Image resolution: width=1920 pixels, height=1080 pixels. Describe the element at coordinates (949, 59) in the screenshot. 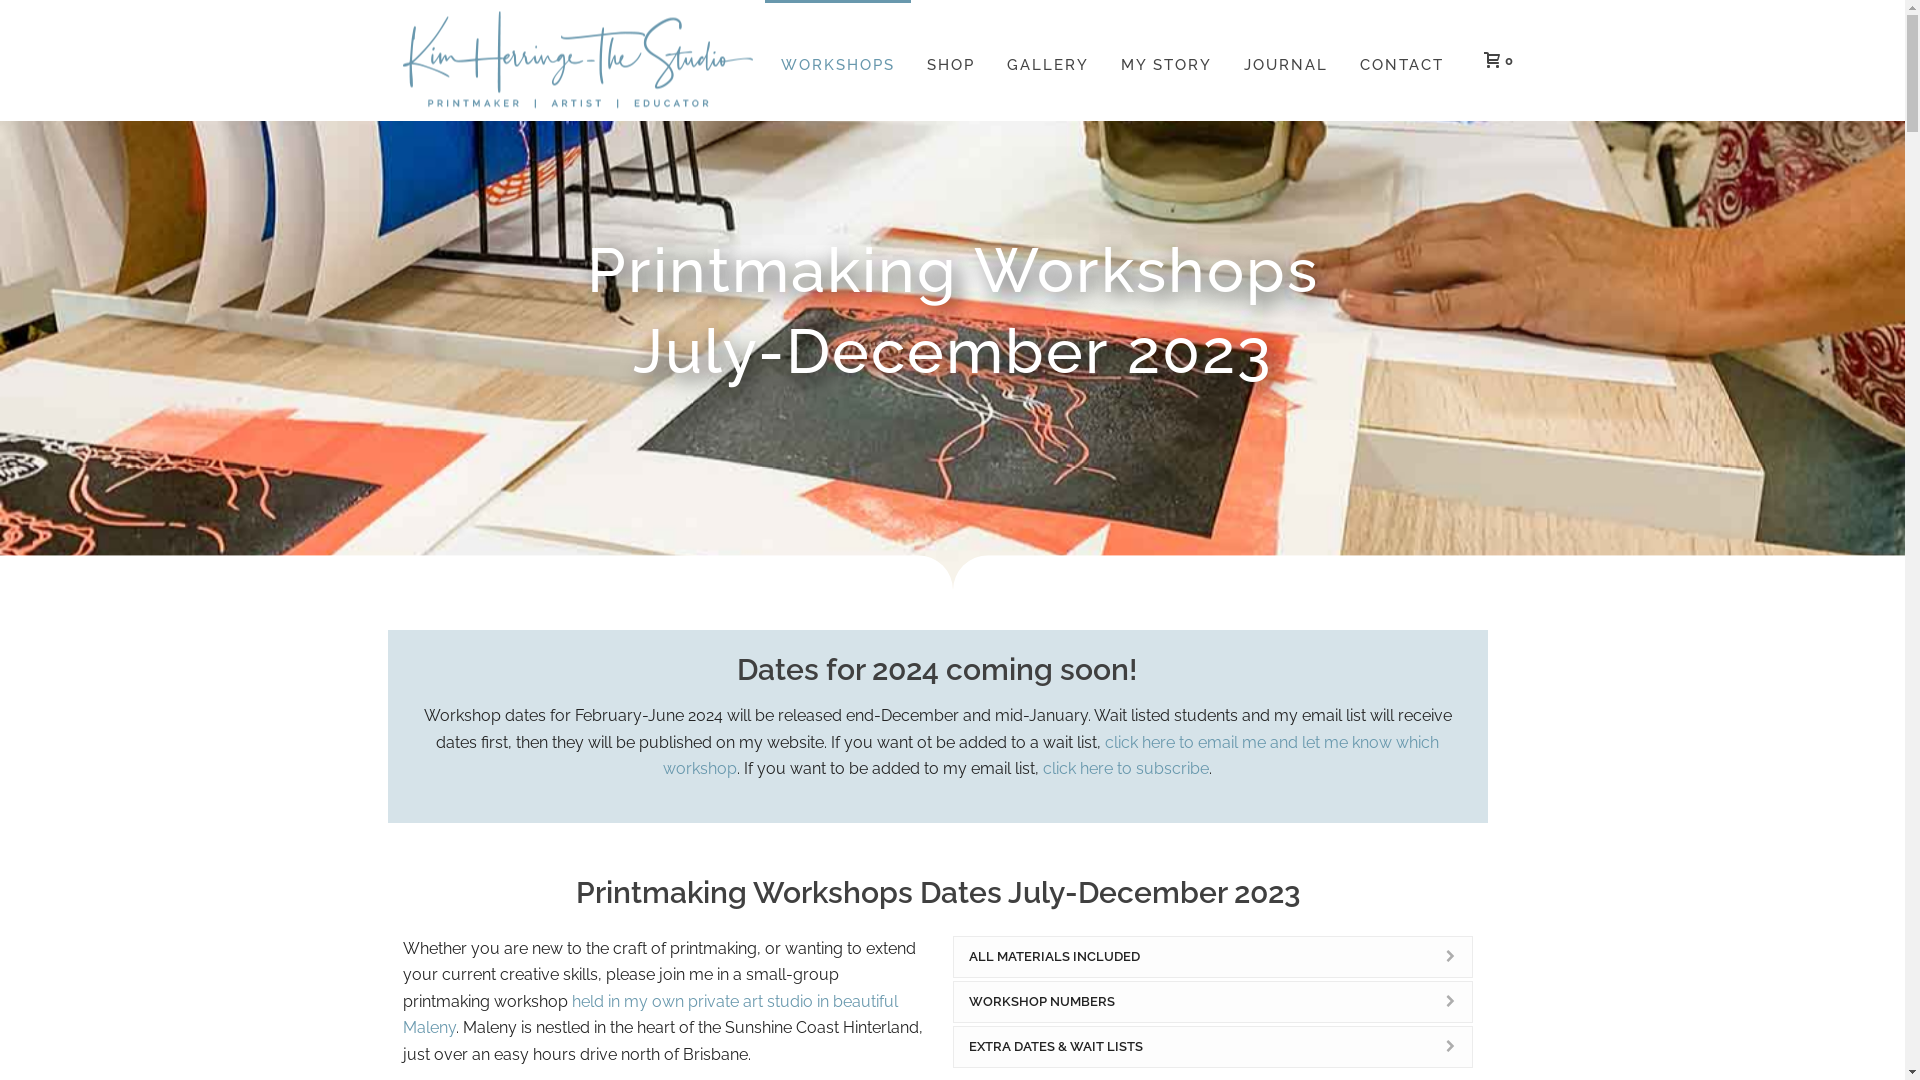

I see `'SHOP'` at that location.